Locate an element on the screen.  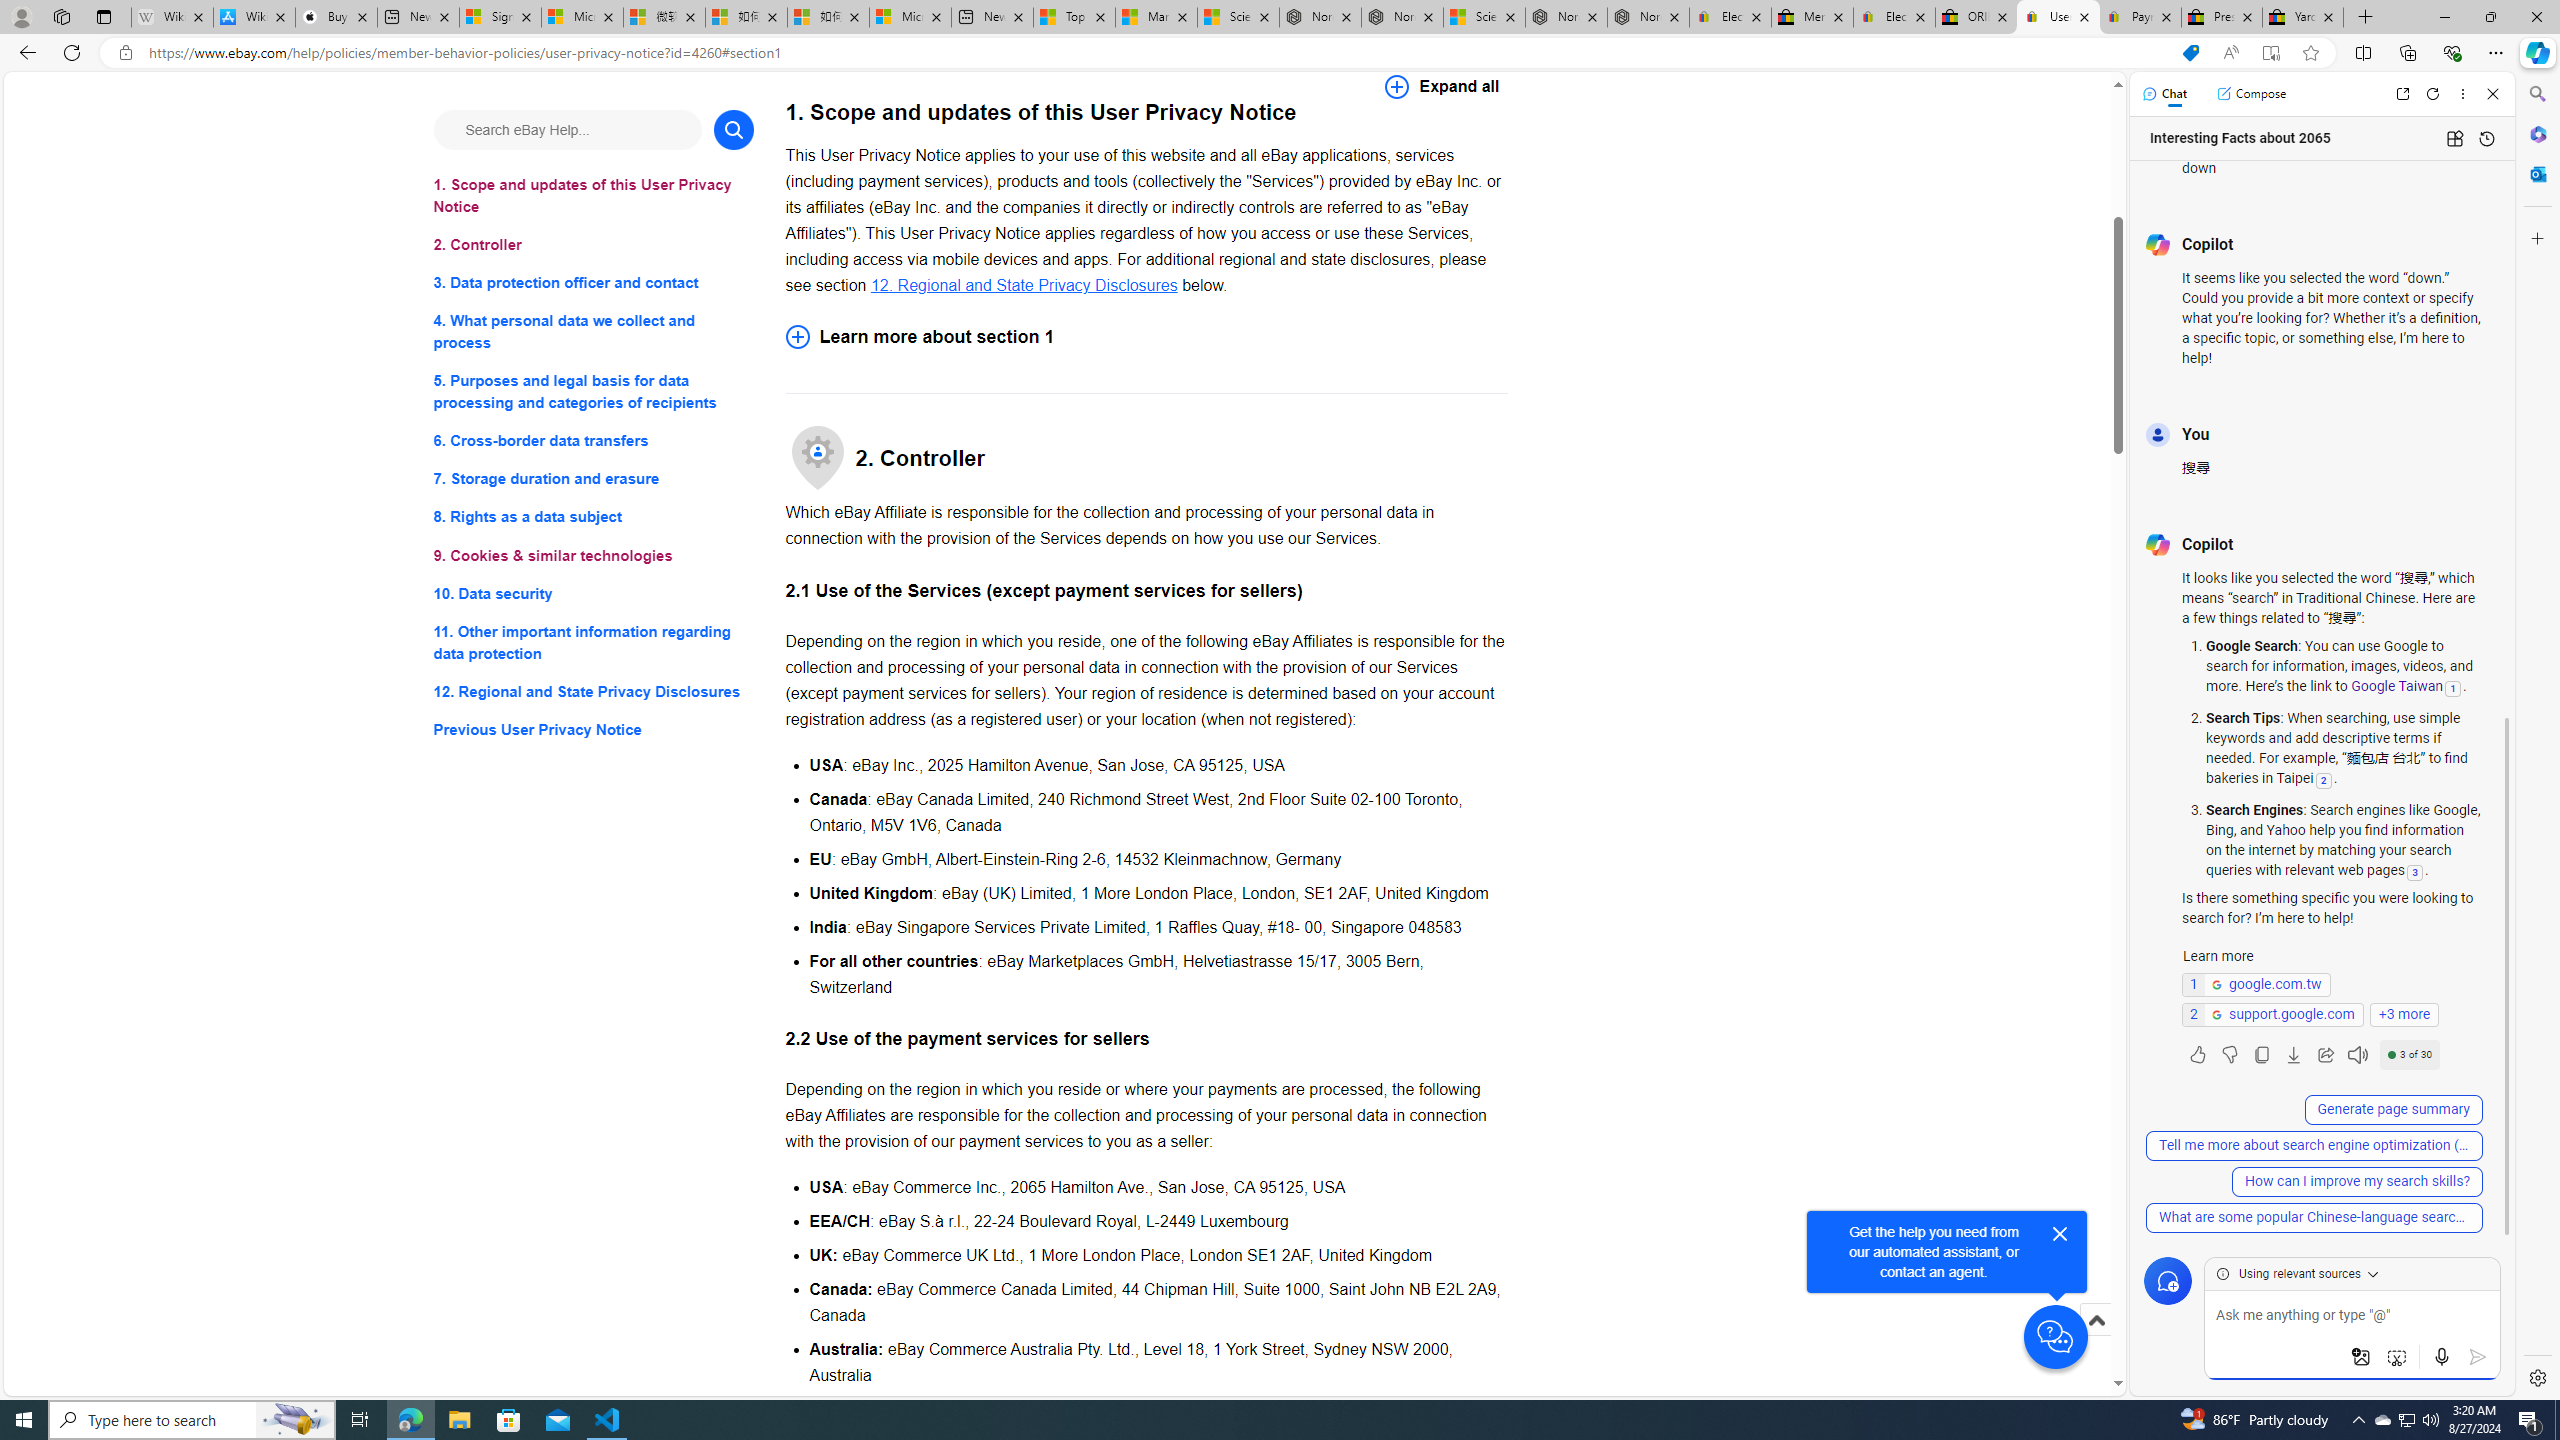
'Previous User Privacy Notice' is located at coordinates (592, 729).